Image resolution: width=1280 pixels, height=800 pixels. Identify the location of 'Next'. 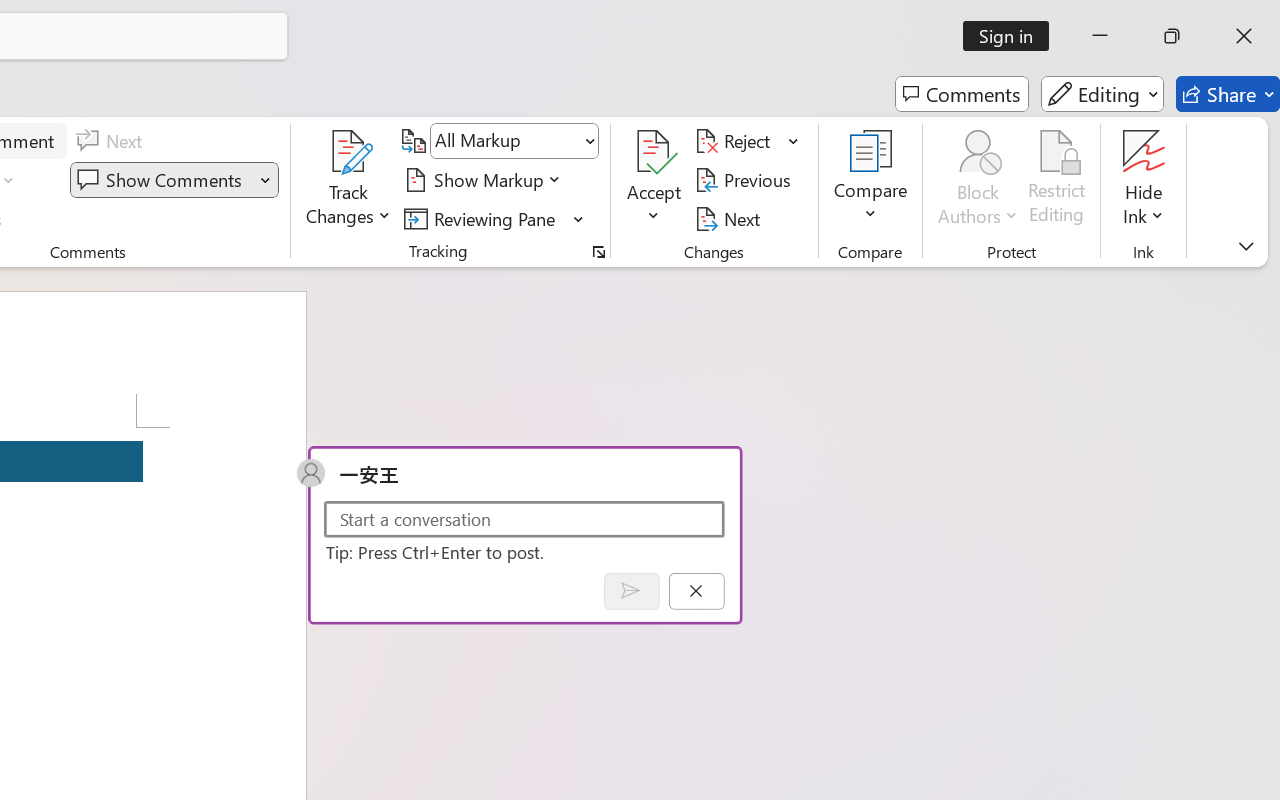
(729, 218).